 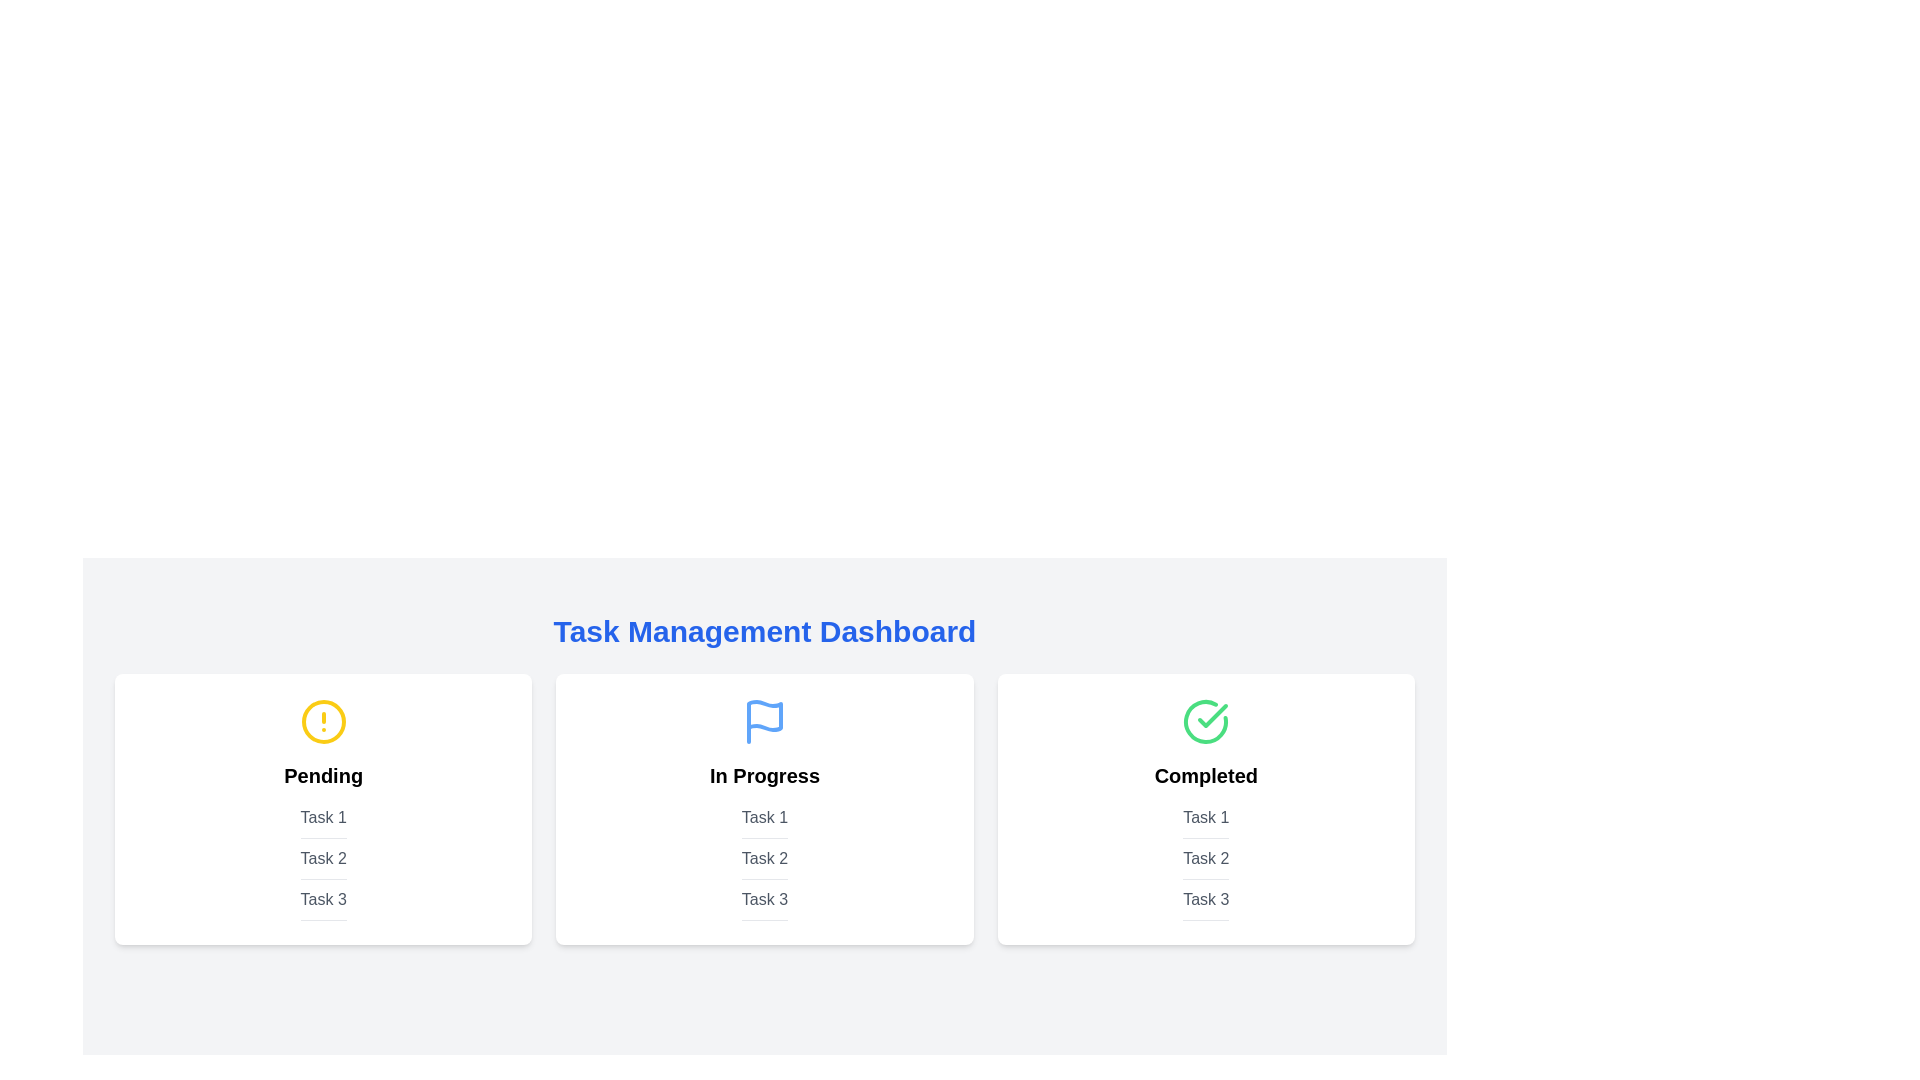 What do you see at coordinates (1205, 774) in the screenshot?
I see `the 'Completed' text label, which is a bold, large font label centered within the 'Completed' card interface, positioned below the green checkmark icon` at bounding box center [1205, 774].